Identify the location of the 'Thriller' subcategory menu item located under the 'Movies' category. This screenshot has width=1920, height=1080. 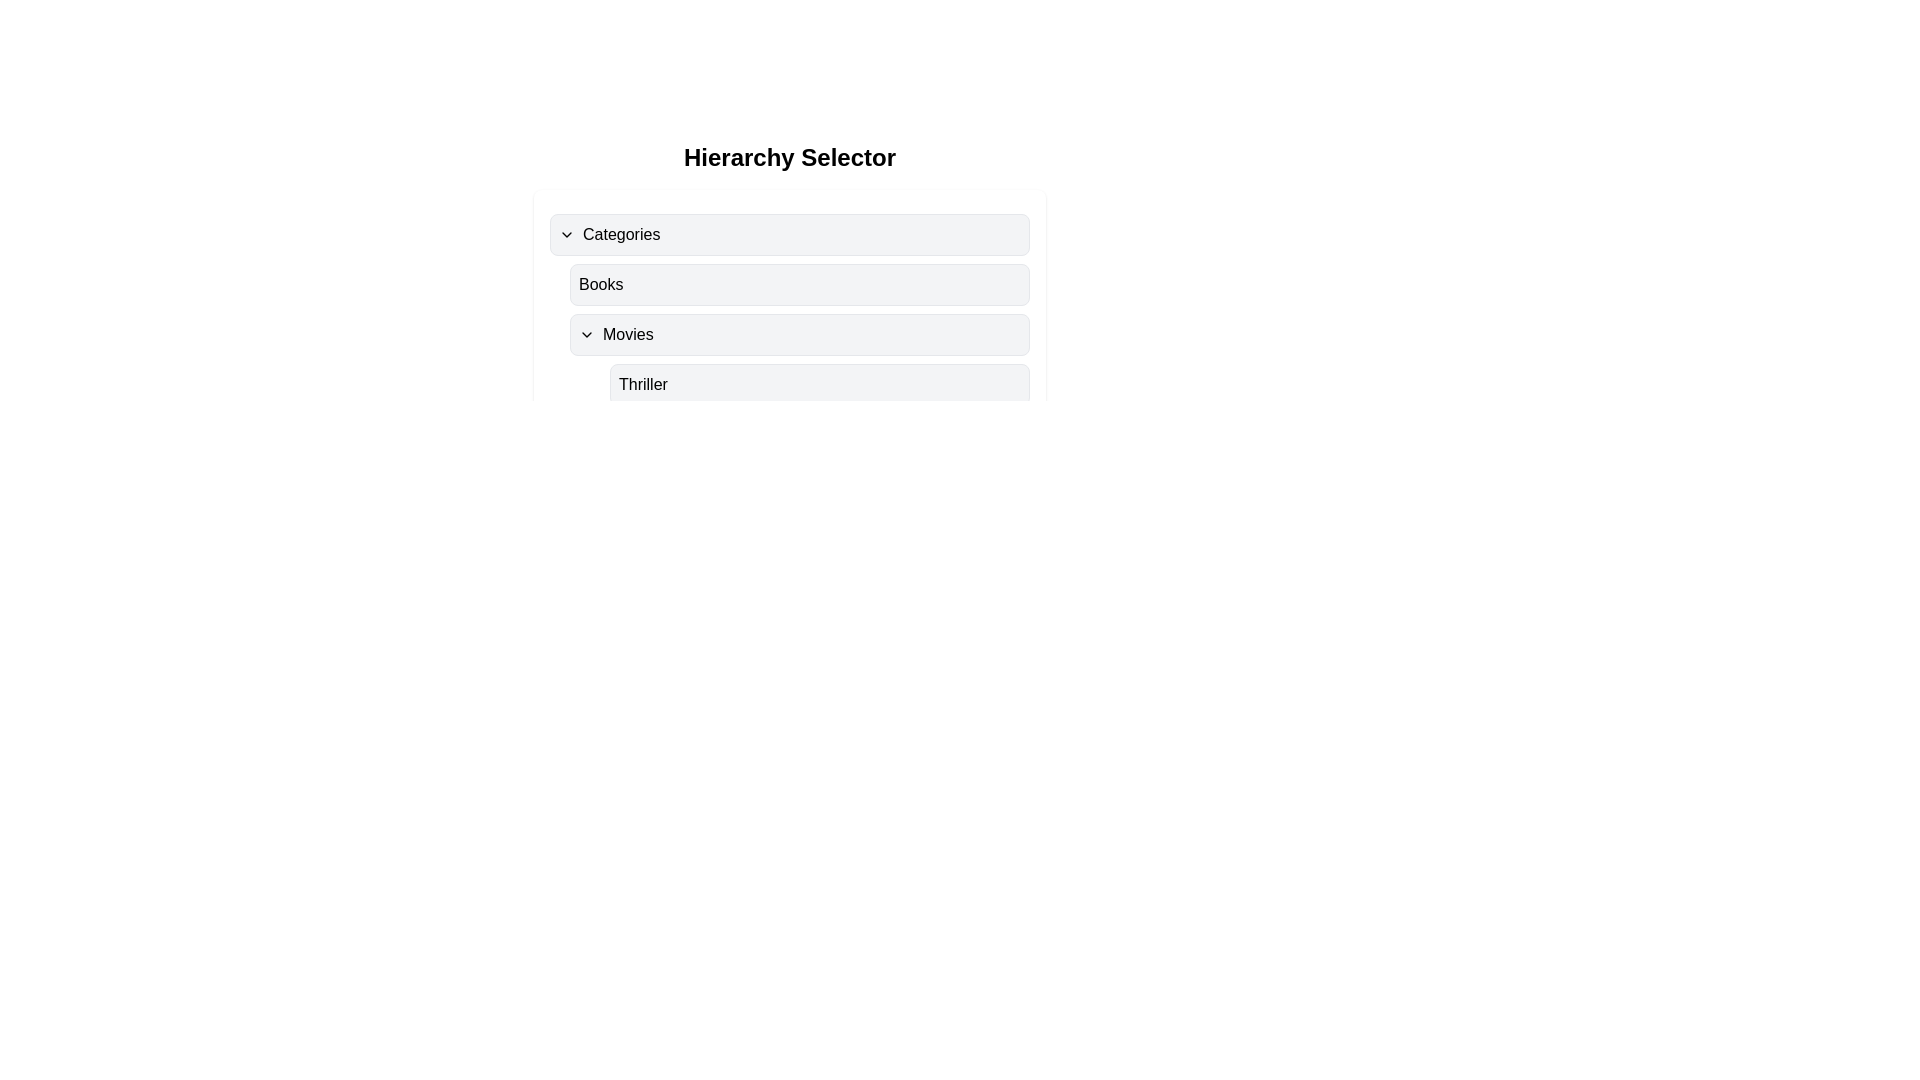
(820, 385).